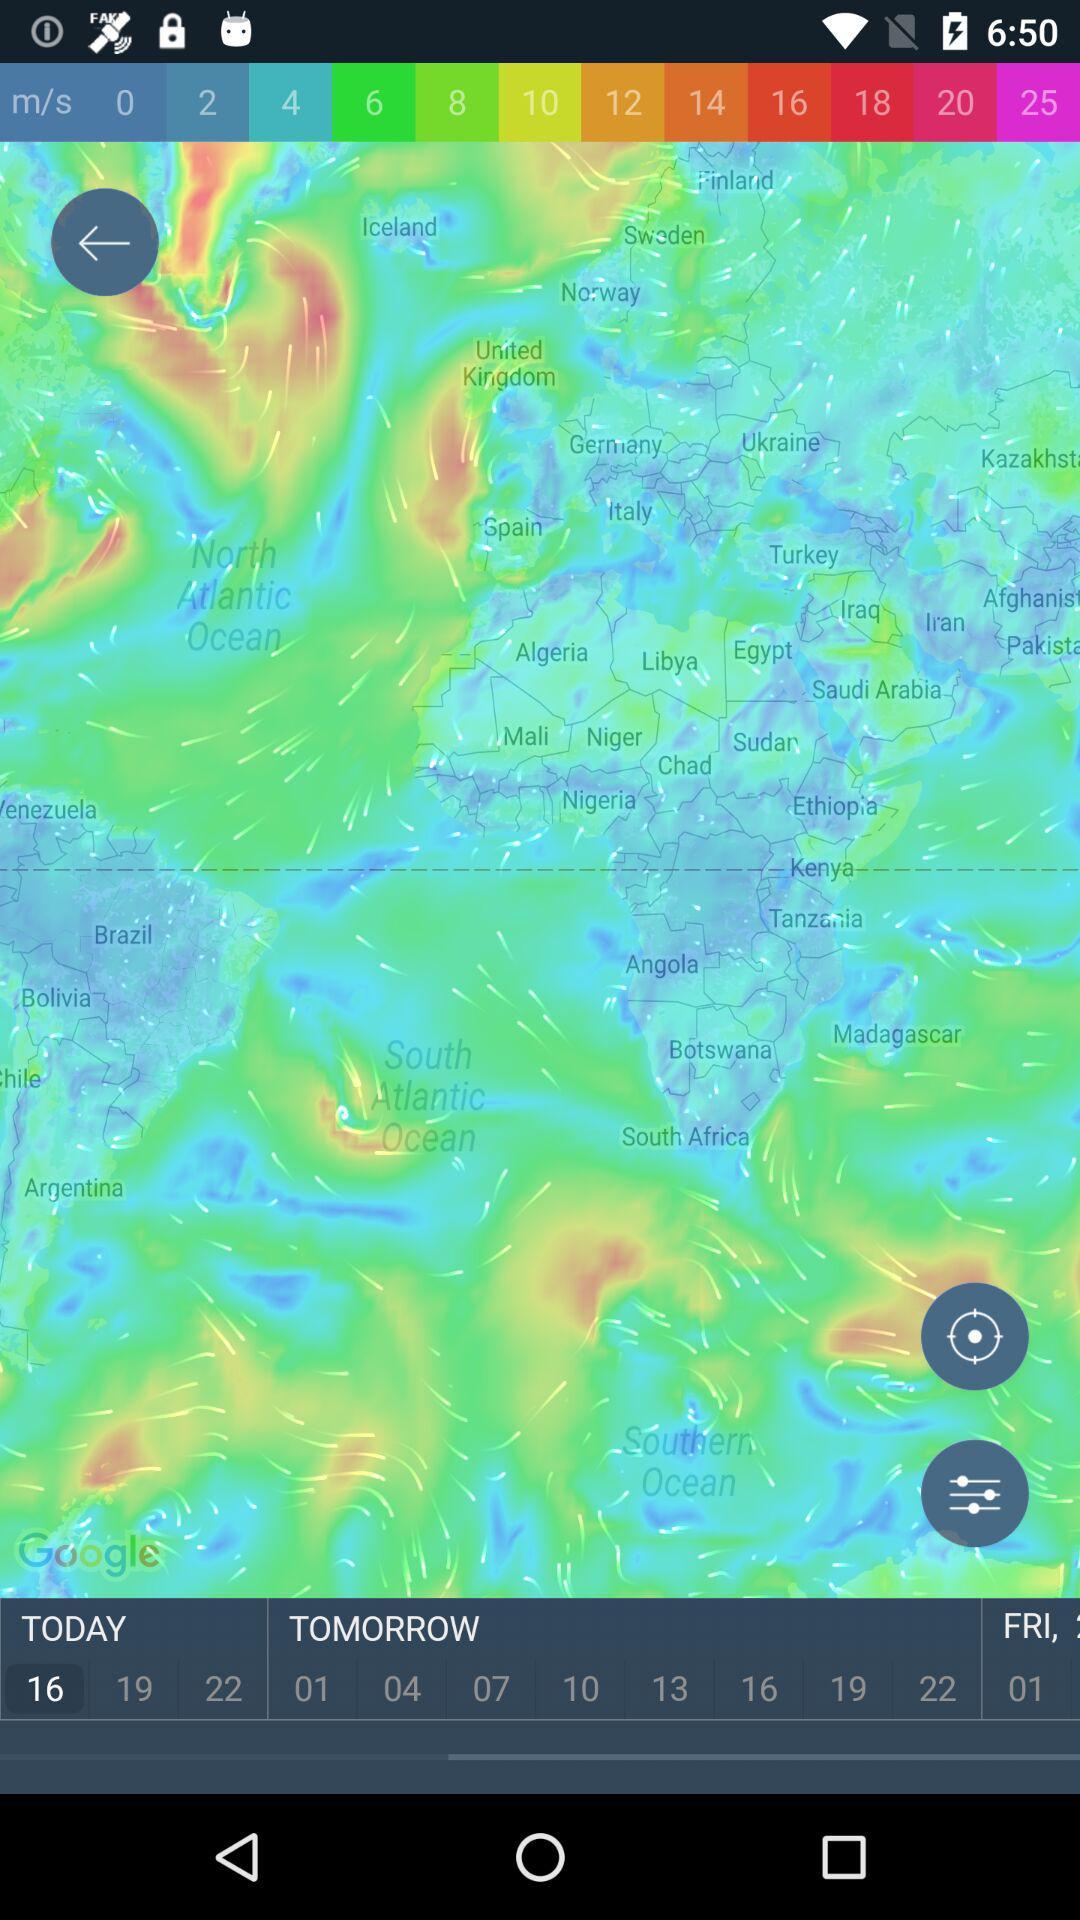 This screenshot has height=1920, width=1080. Describe the element at coordinates (974, 1493) in the screenshot. I see `menu icon` at that location.